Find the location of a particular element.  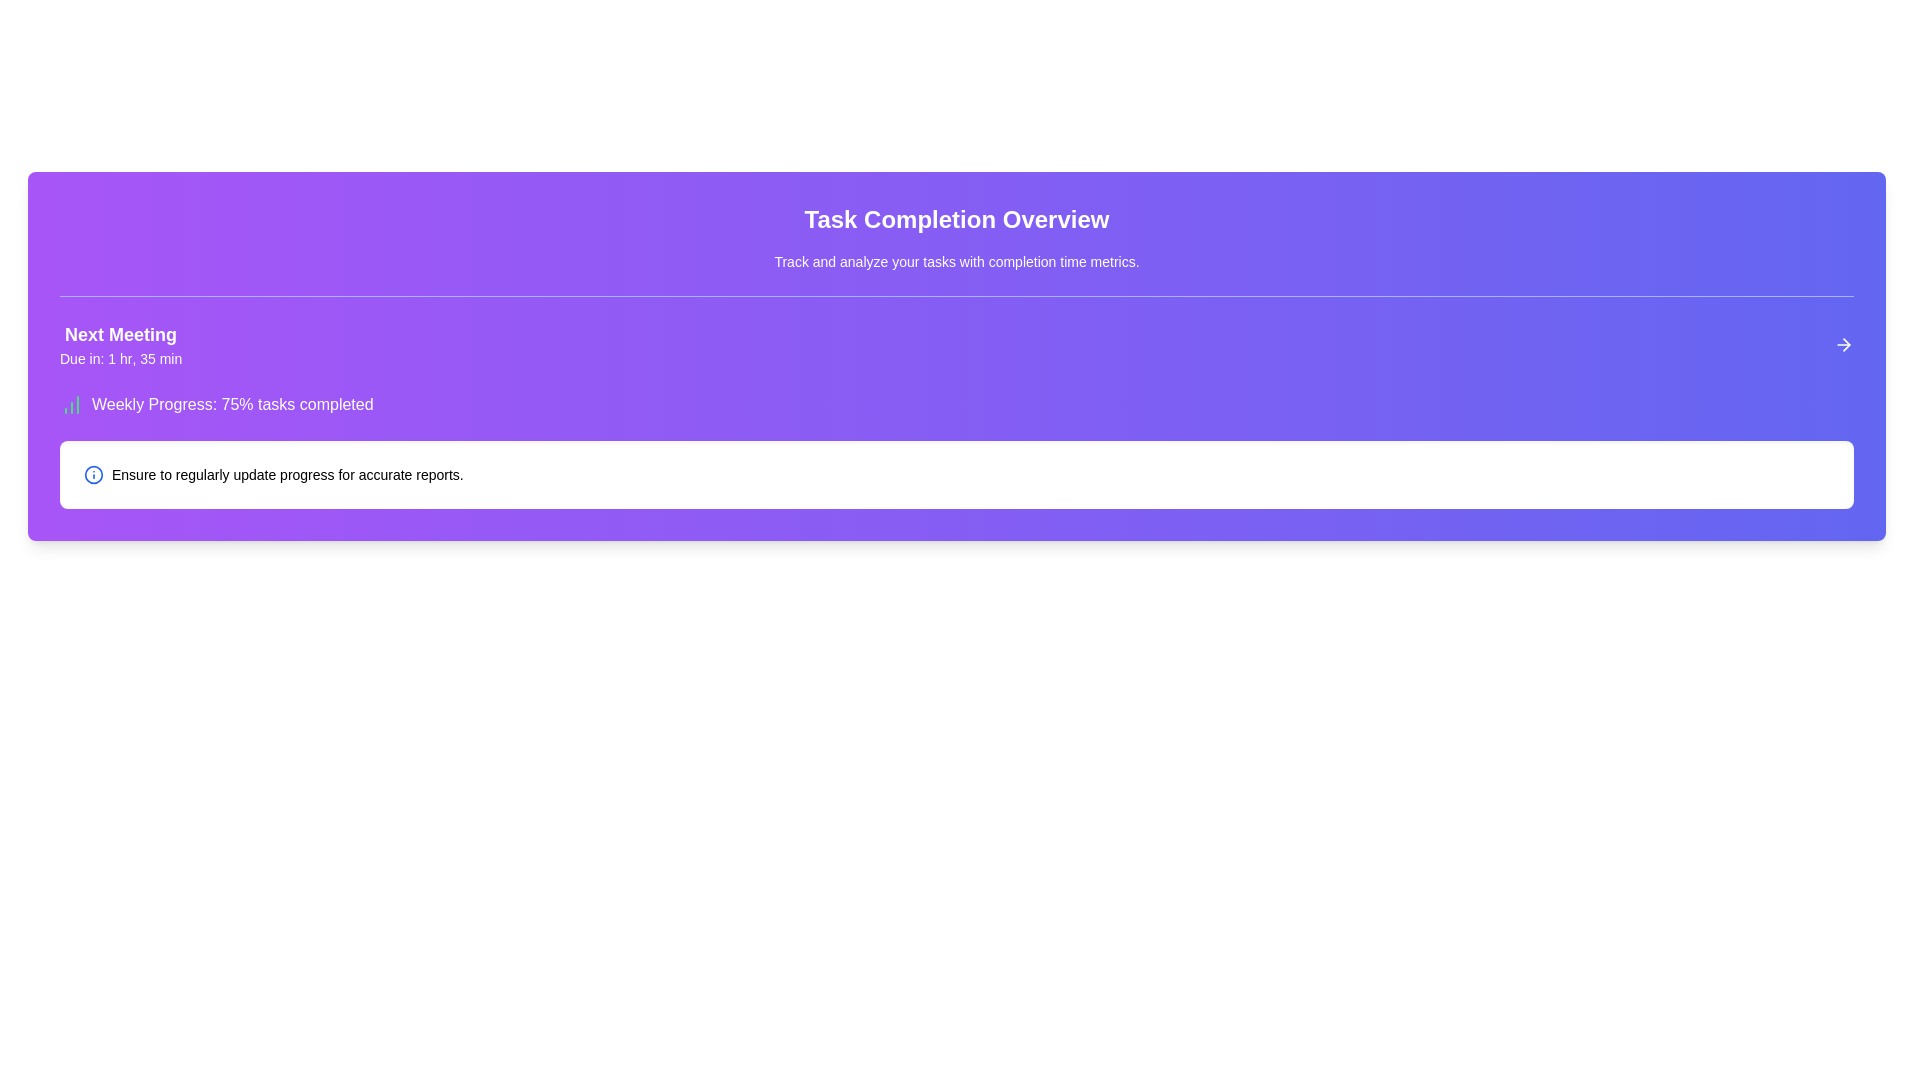

the information icon located at the left end of the horizontally aligned group preceding the text 'Ensure to regularly update progress for accurate reports.' is located at coordinates (93, 474).